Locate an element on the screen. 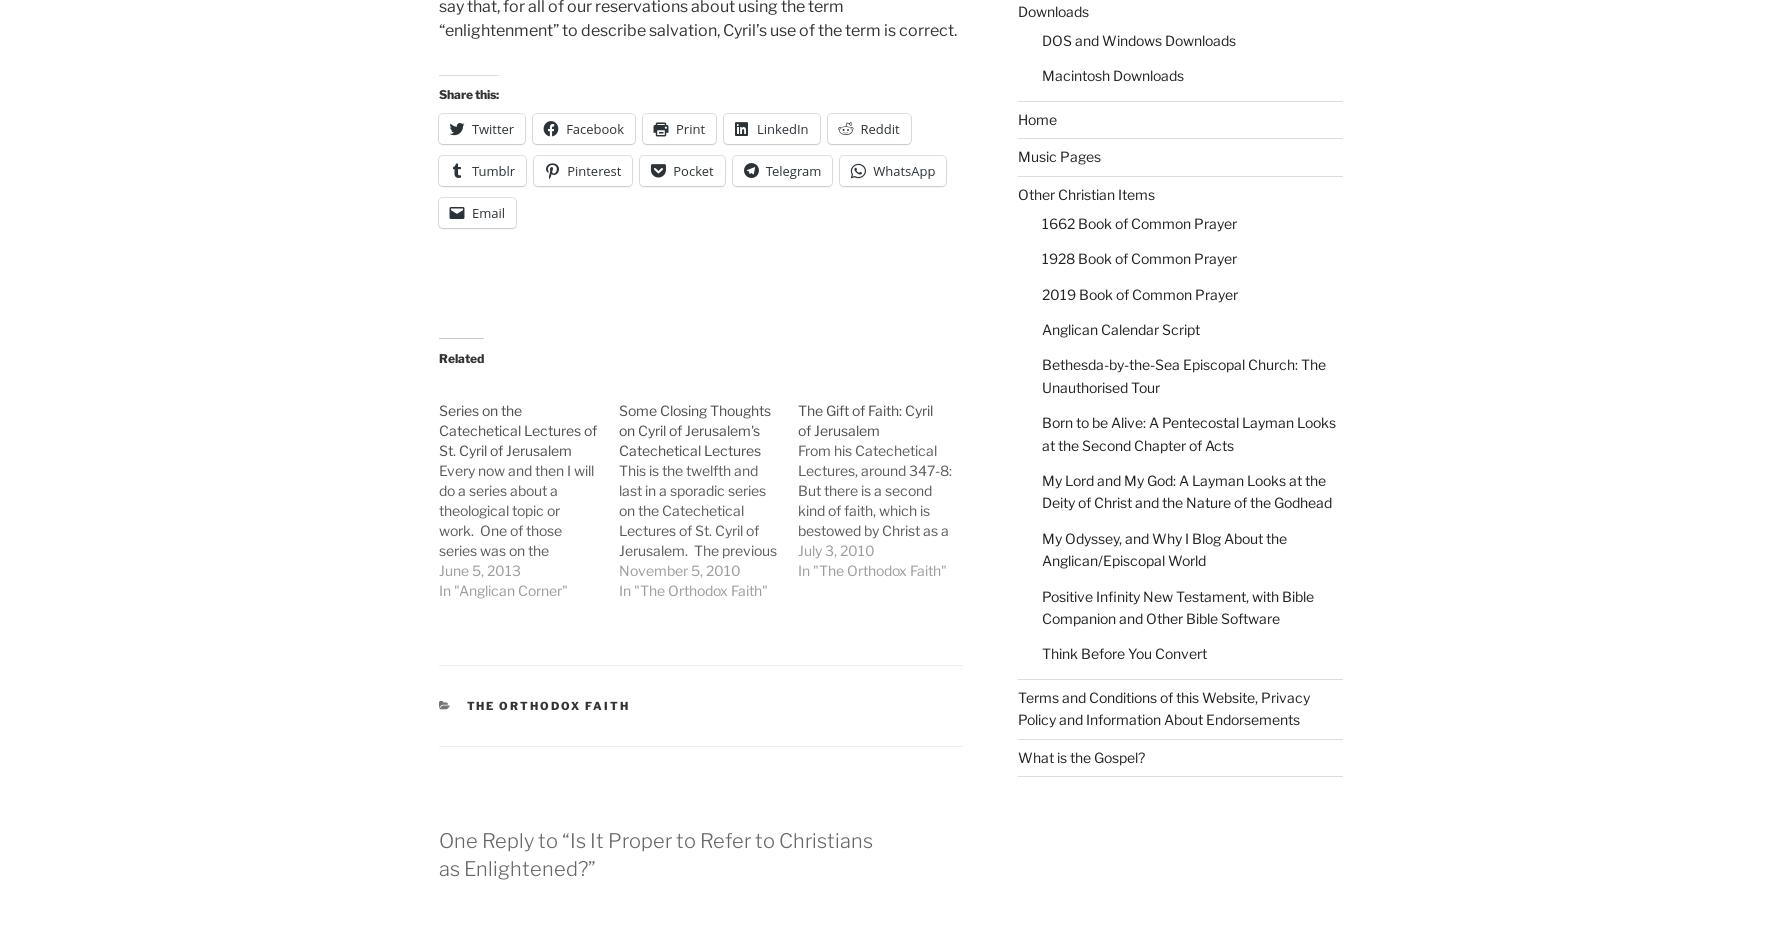  'One Reply to “Is It Proper to Refer to Christians as Enlightened?”' is located at coordinates (654, 854).